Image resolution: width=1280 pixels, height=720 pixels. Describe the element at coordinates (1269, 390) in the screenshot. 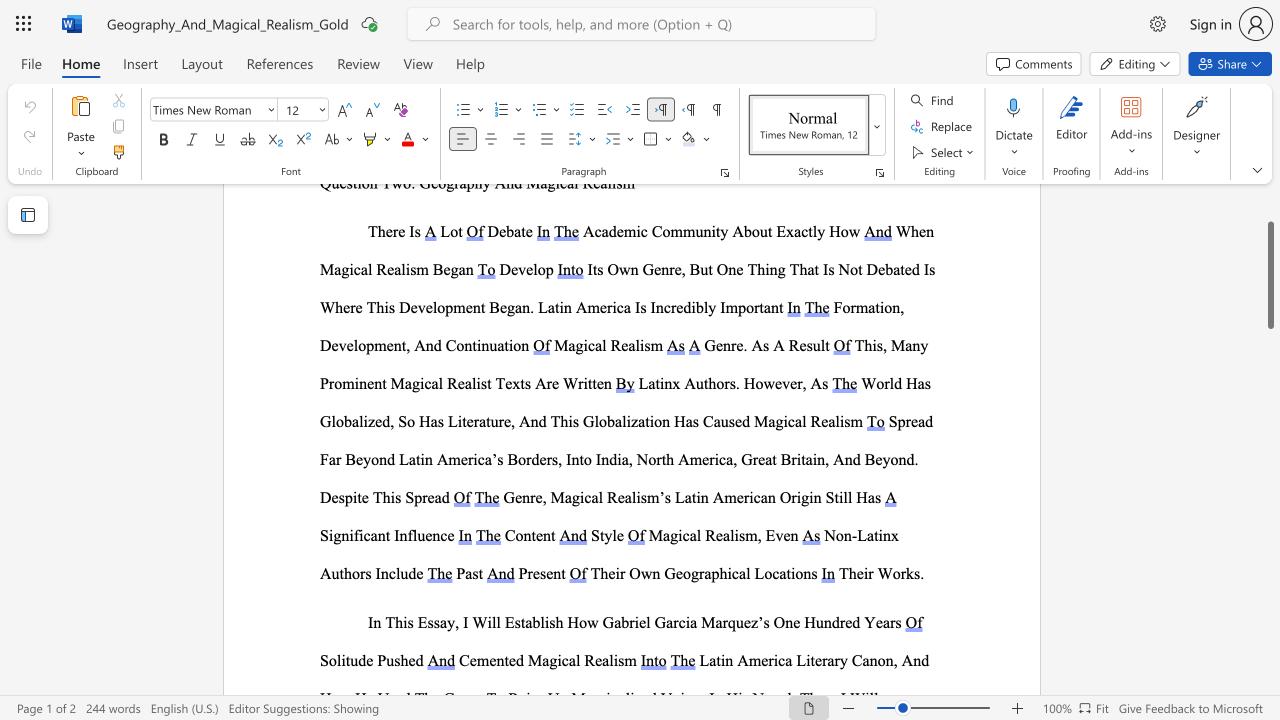

I see `the vertical scrollbar to lower the page content` at that location.